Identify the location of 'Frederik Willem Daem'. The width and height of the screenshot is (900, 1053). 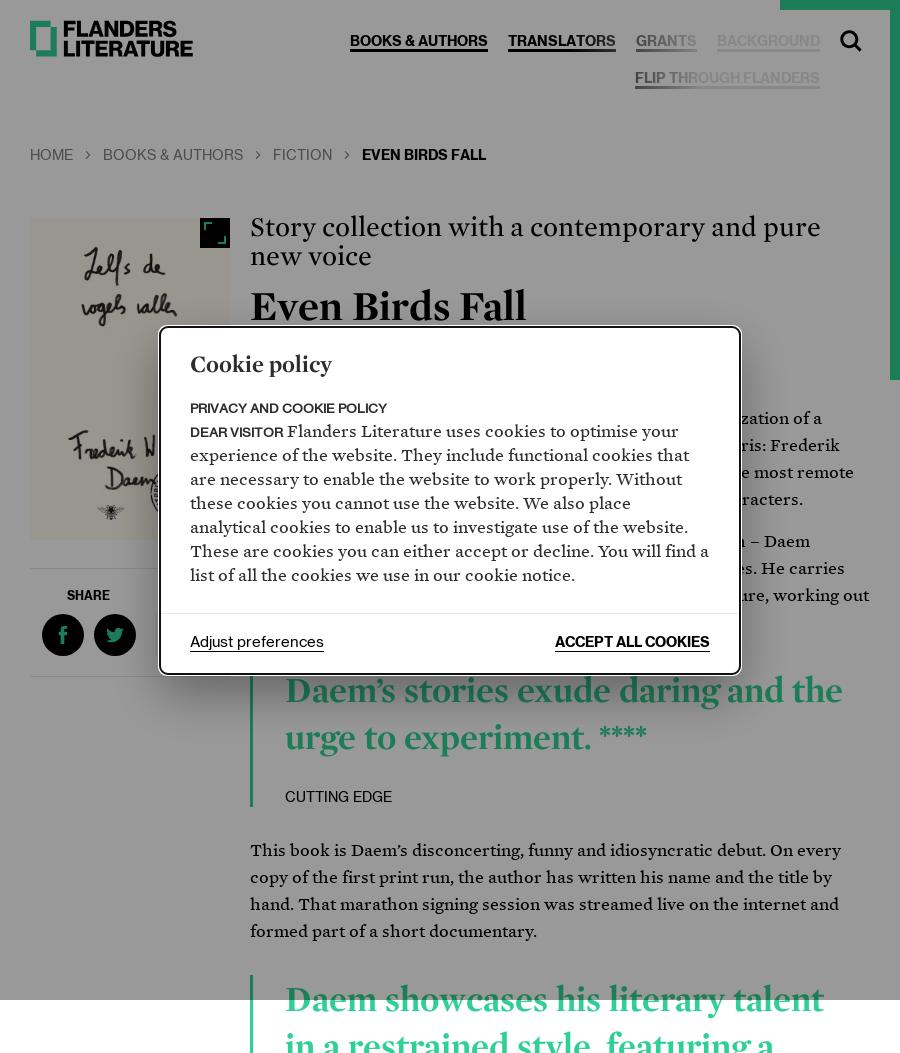
(381, 360).